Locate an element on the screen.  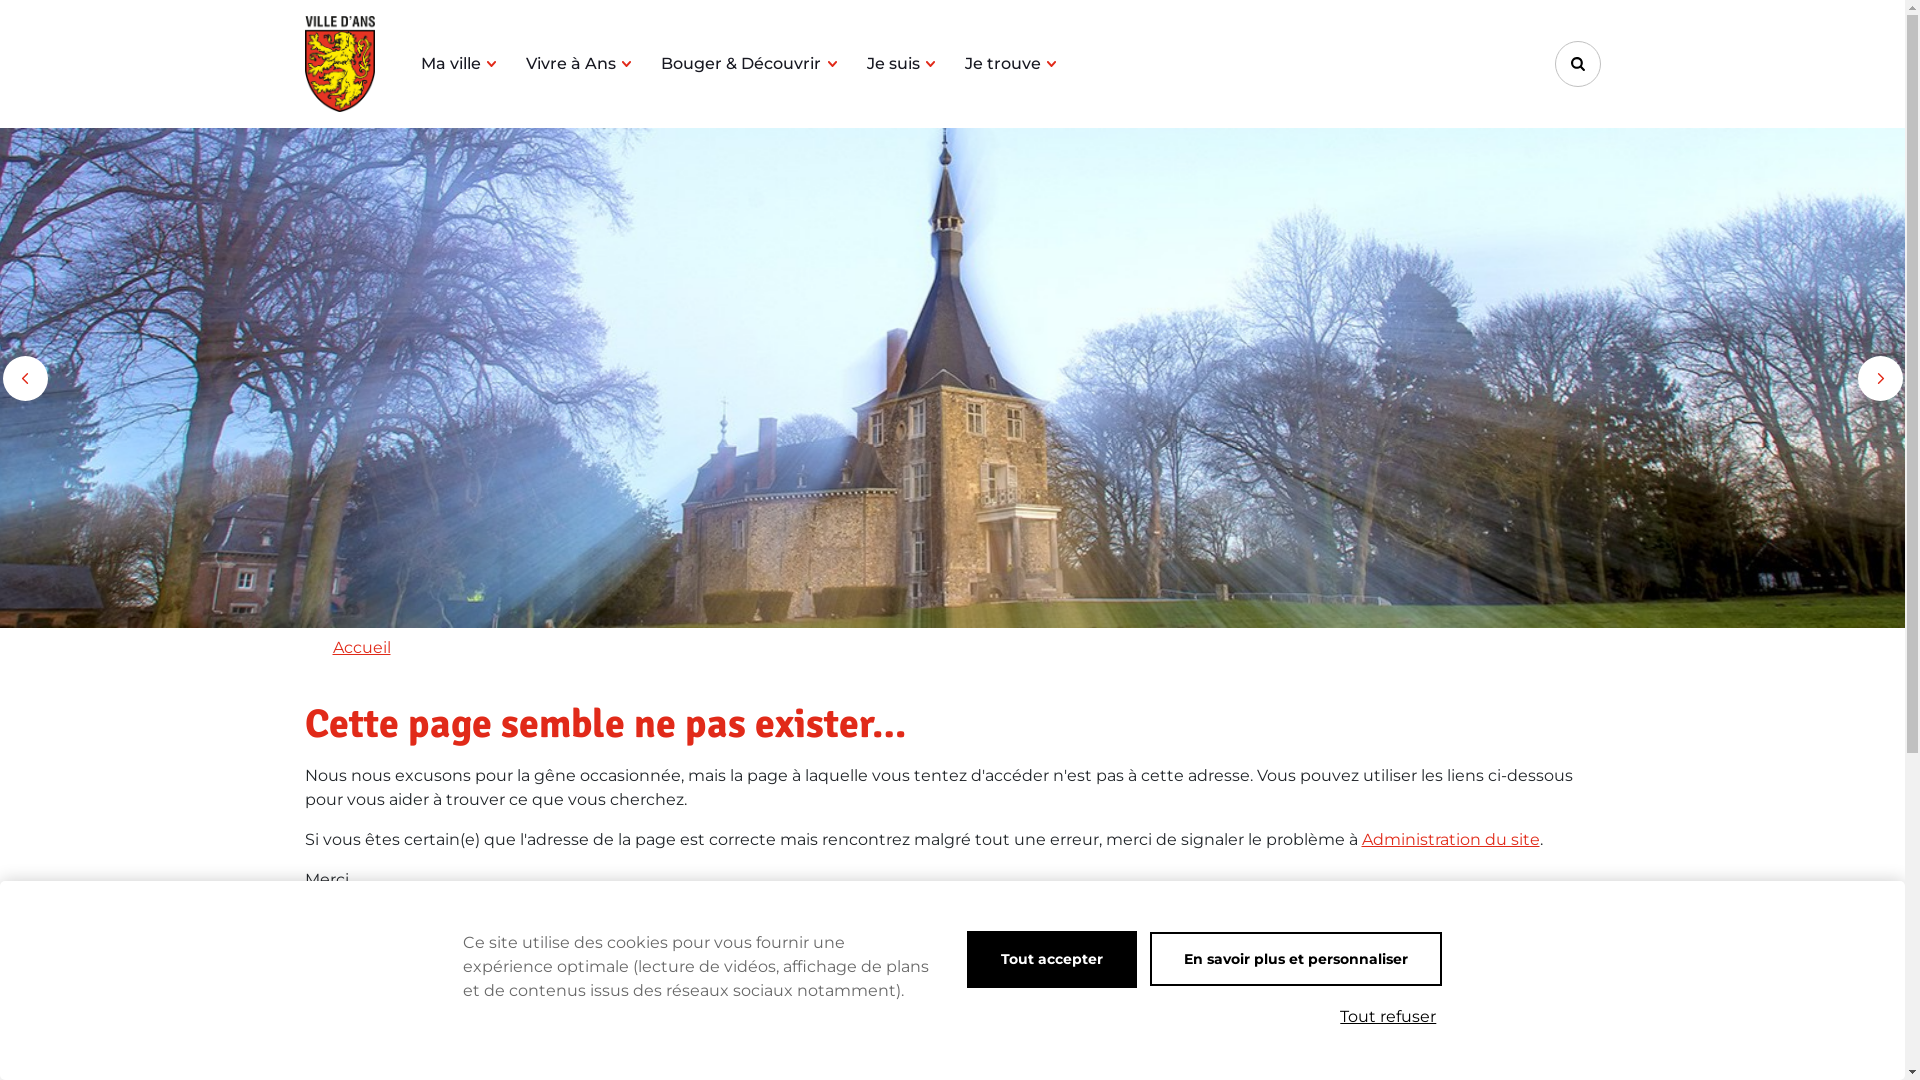
'Ma ville' is located at coordinates (419, 63).